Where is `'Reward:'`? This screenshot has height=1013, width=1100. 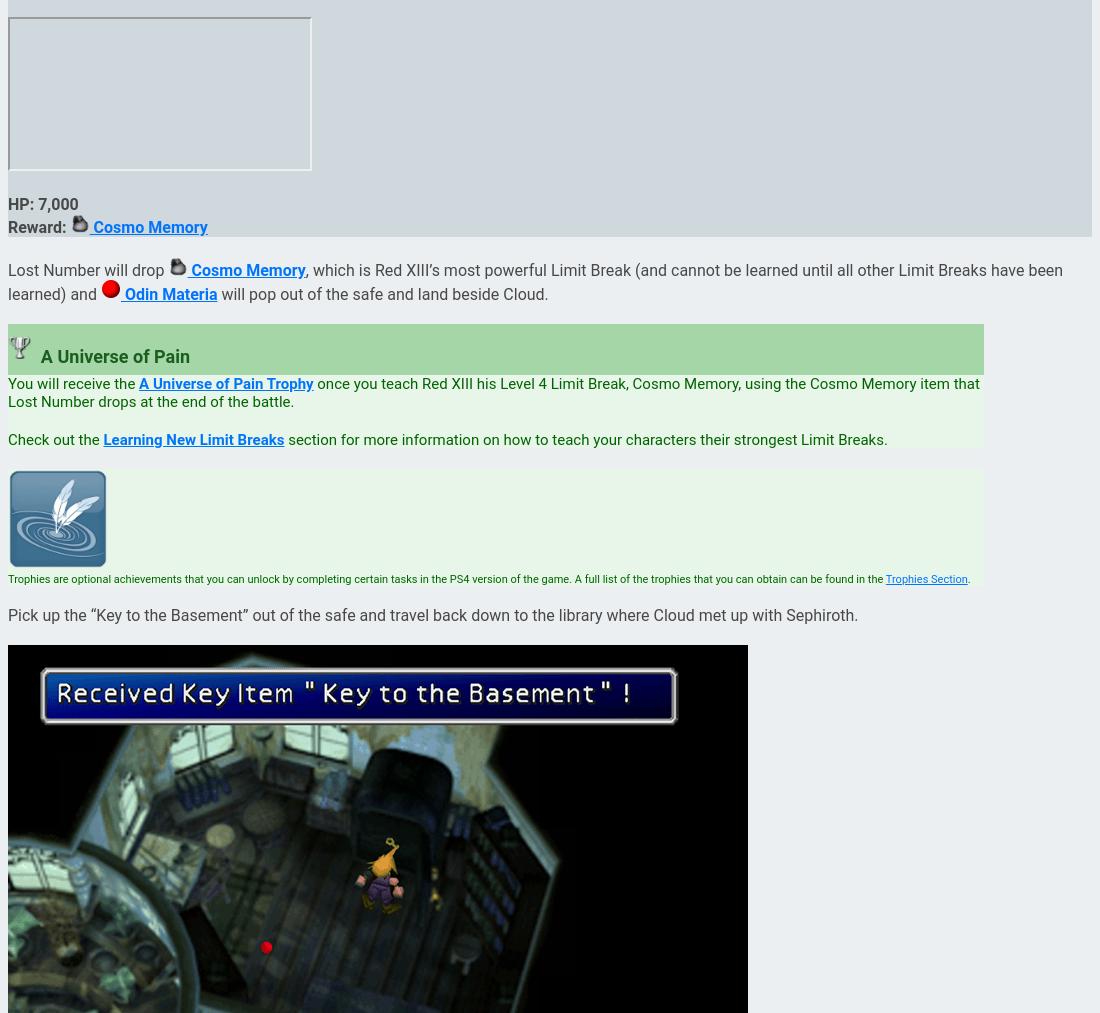 'Reward:' is located at coordinates (38, 226).